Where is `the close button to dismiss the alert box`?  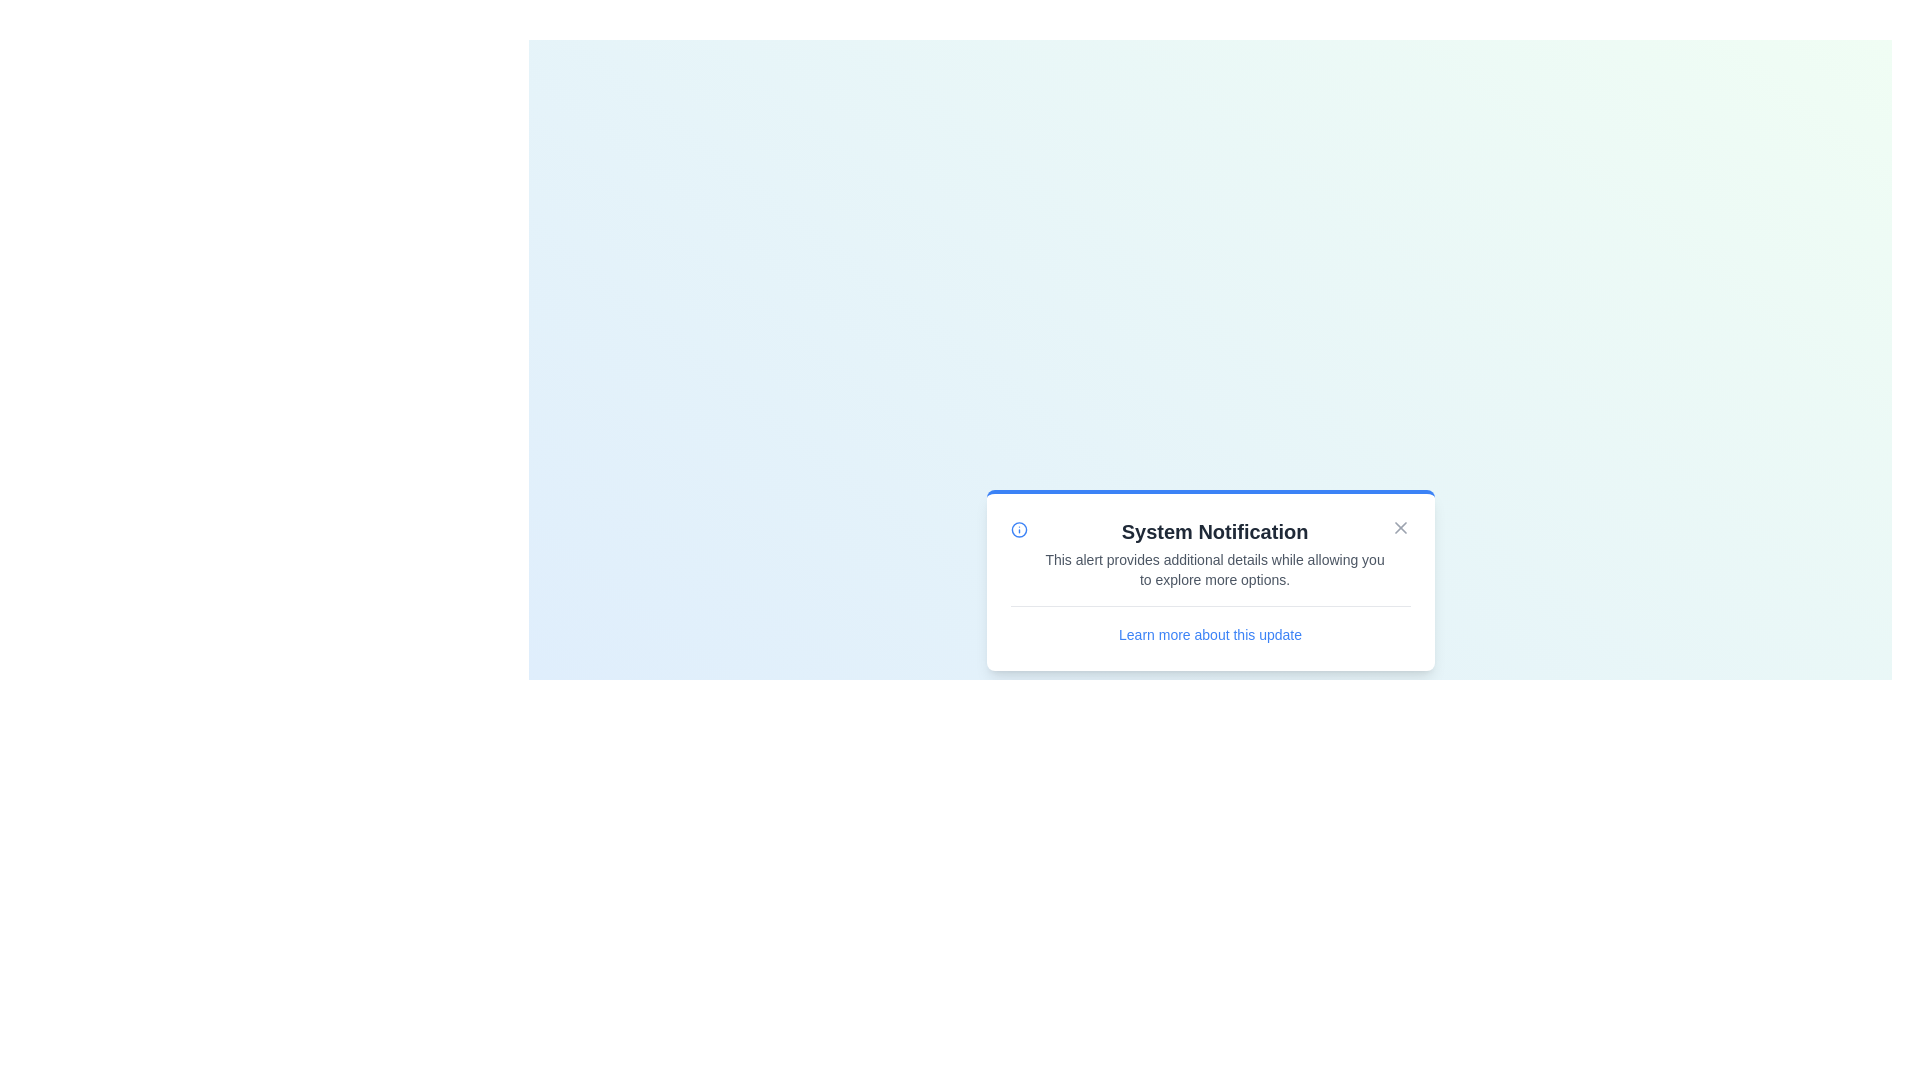
the close button to dismiss the alert box is located at coordinates (1399, 526).